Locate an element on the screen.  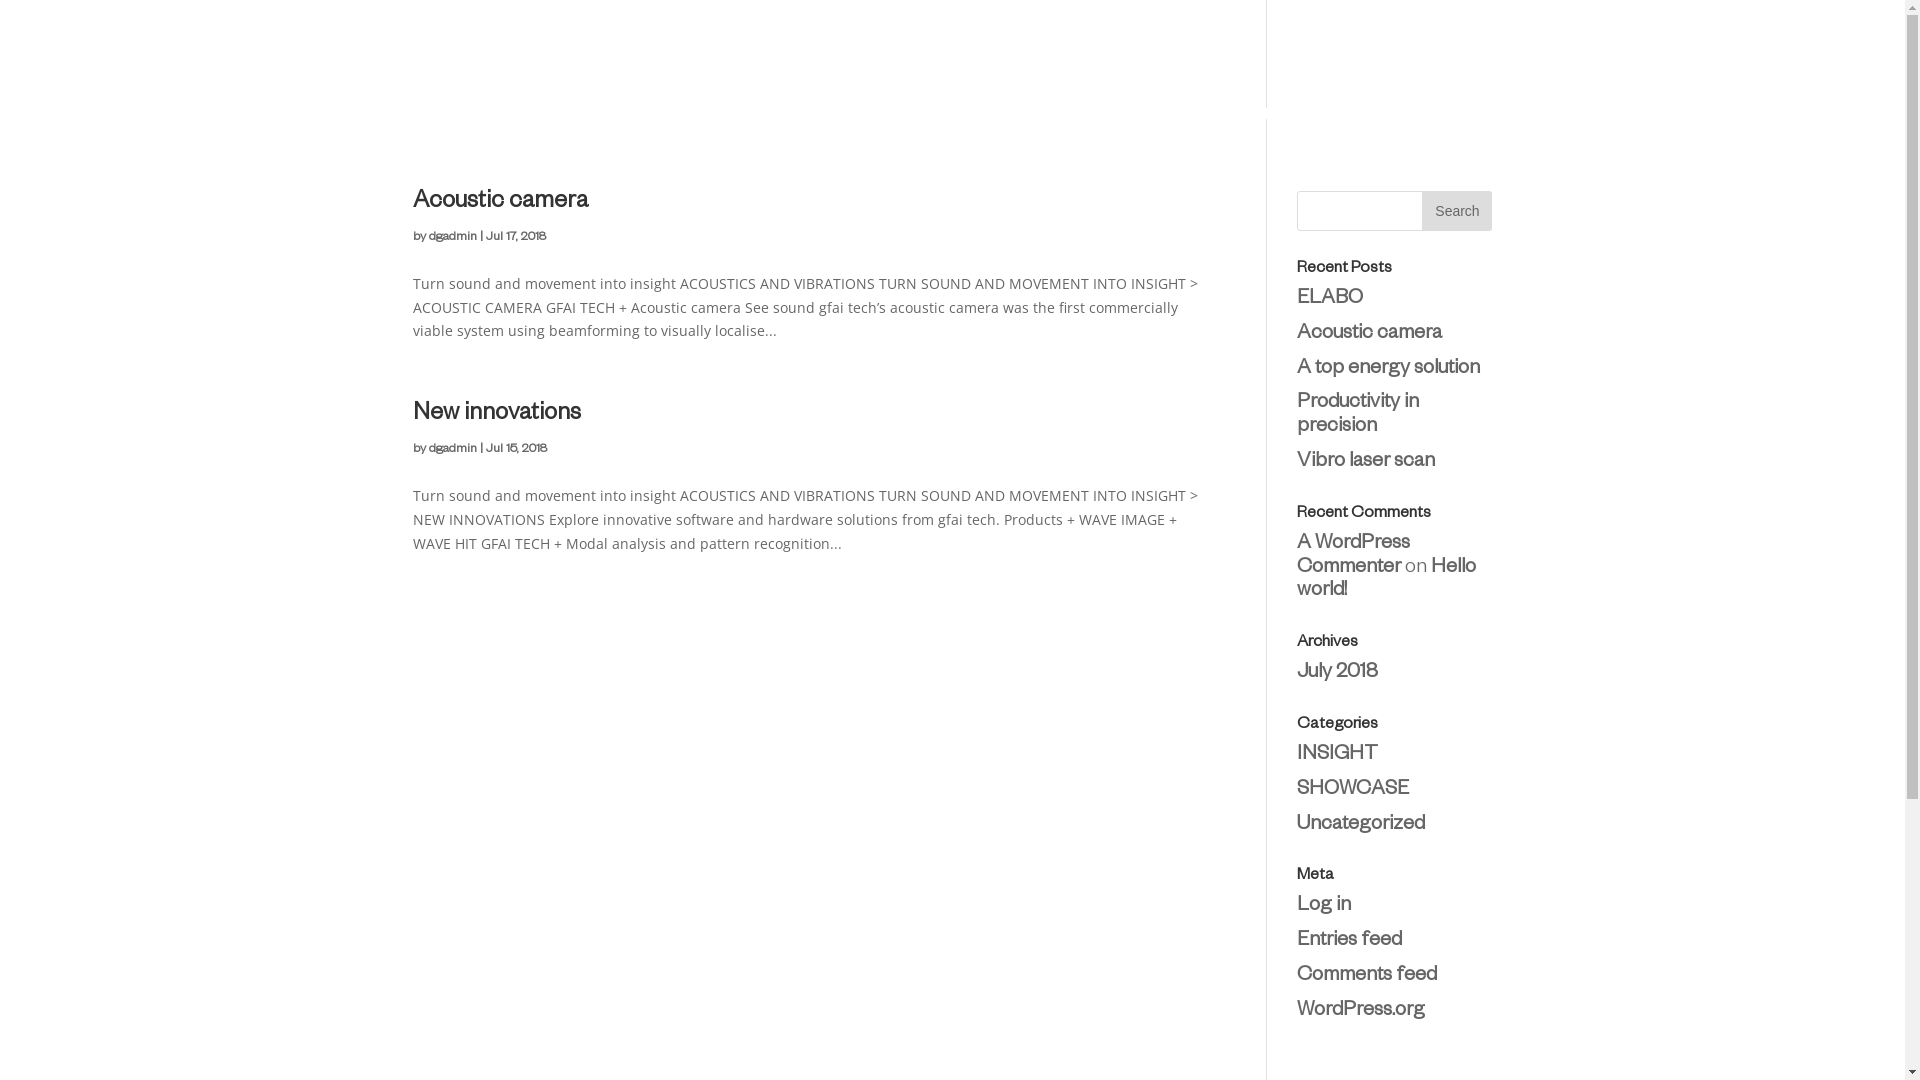
'Acoustic camera' is located at coordinates (1368, 334).